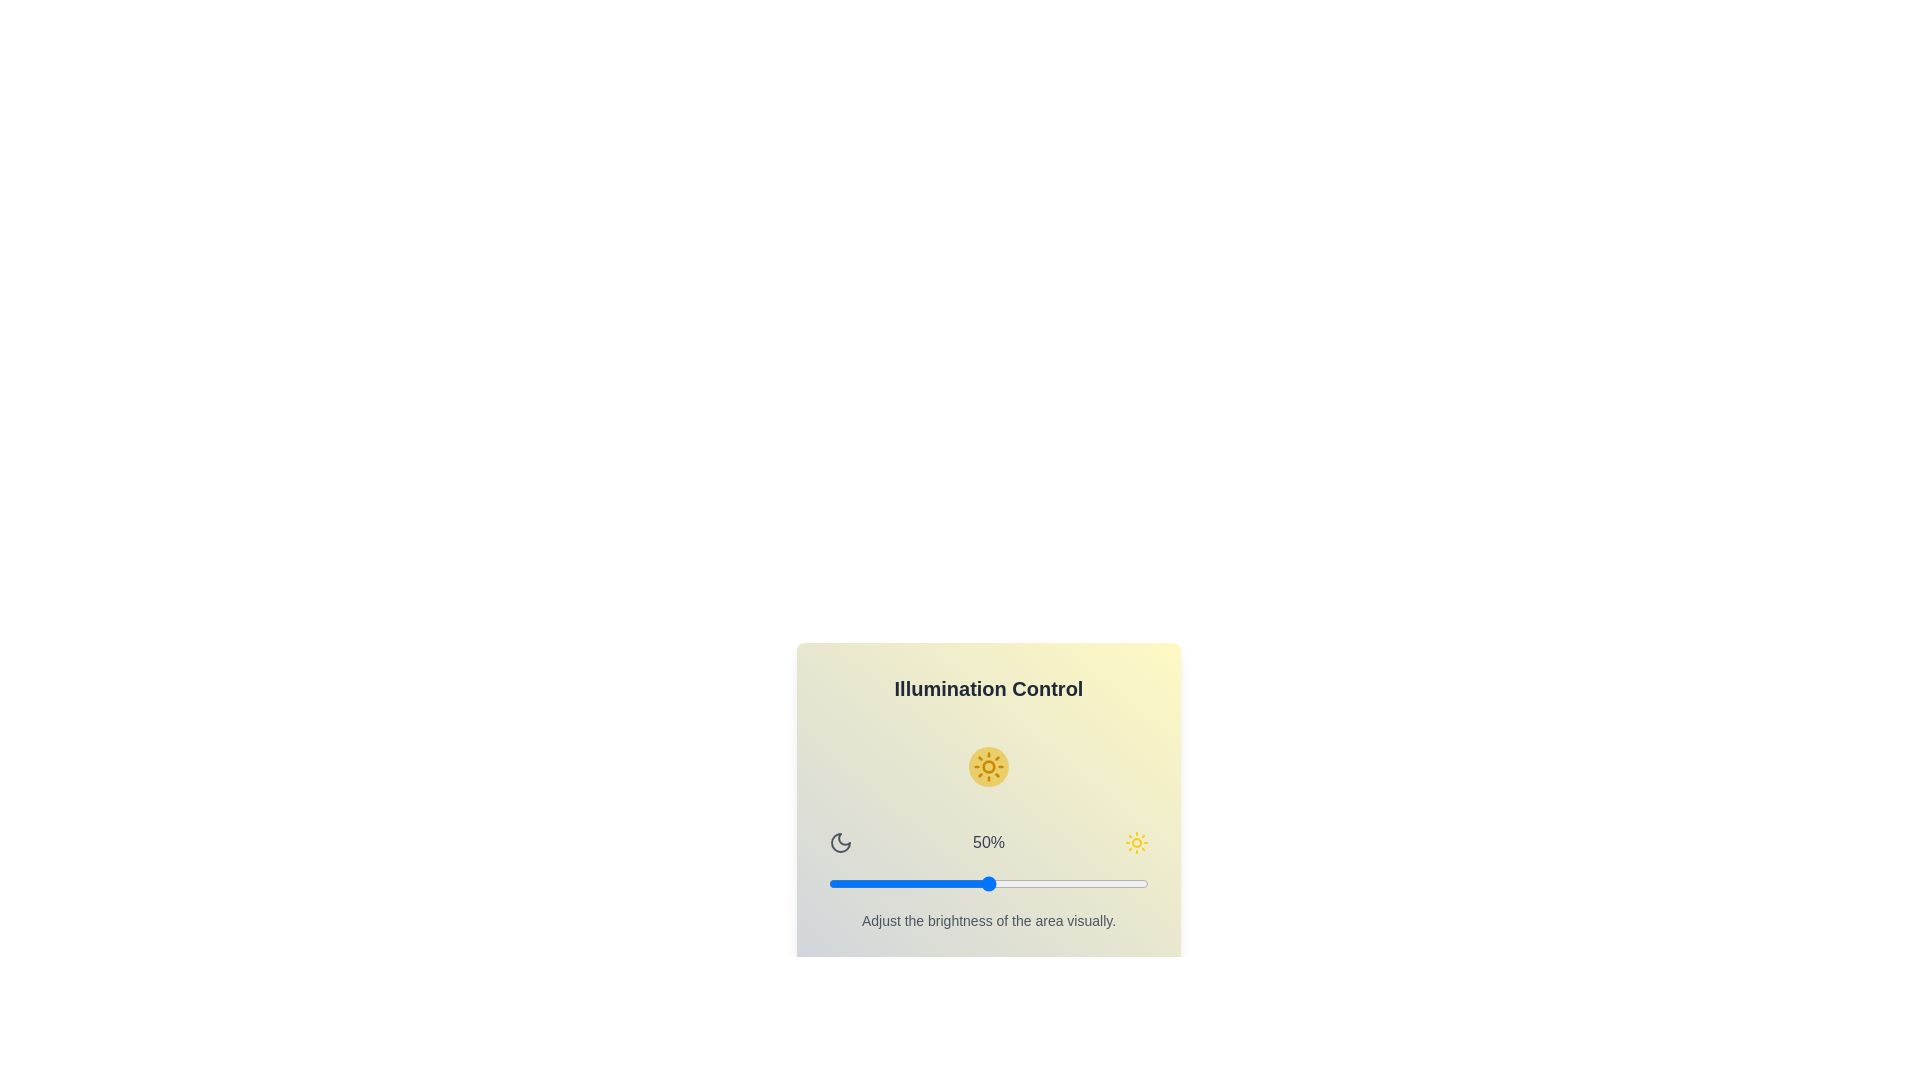  I want to click on the brightness slider to 52%, so click(995, 882).